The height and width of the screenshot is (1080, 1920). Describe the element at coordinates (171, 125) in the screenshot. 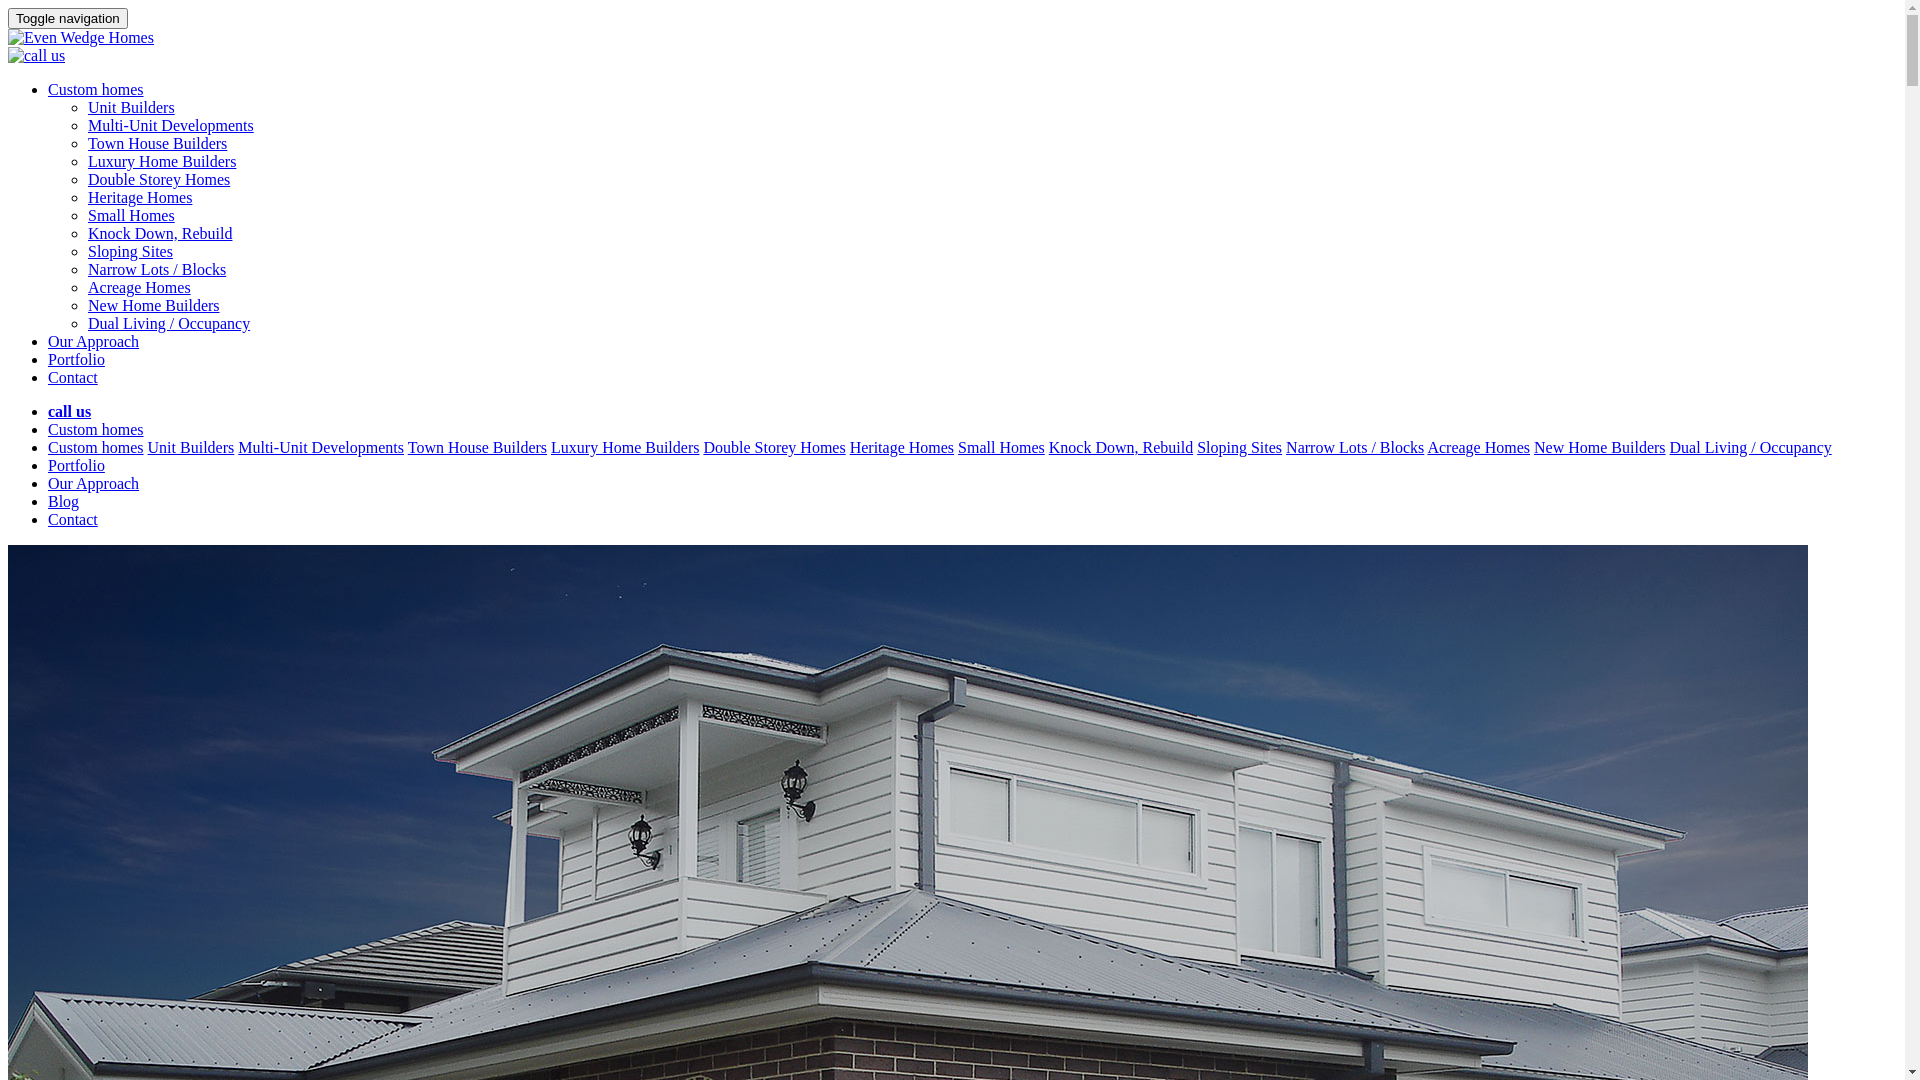

I see `'Multi-Unit Developments'` at that location.